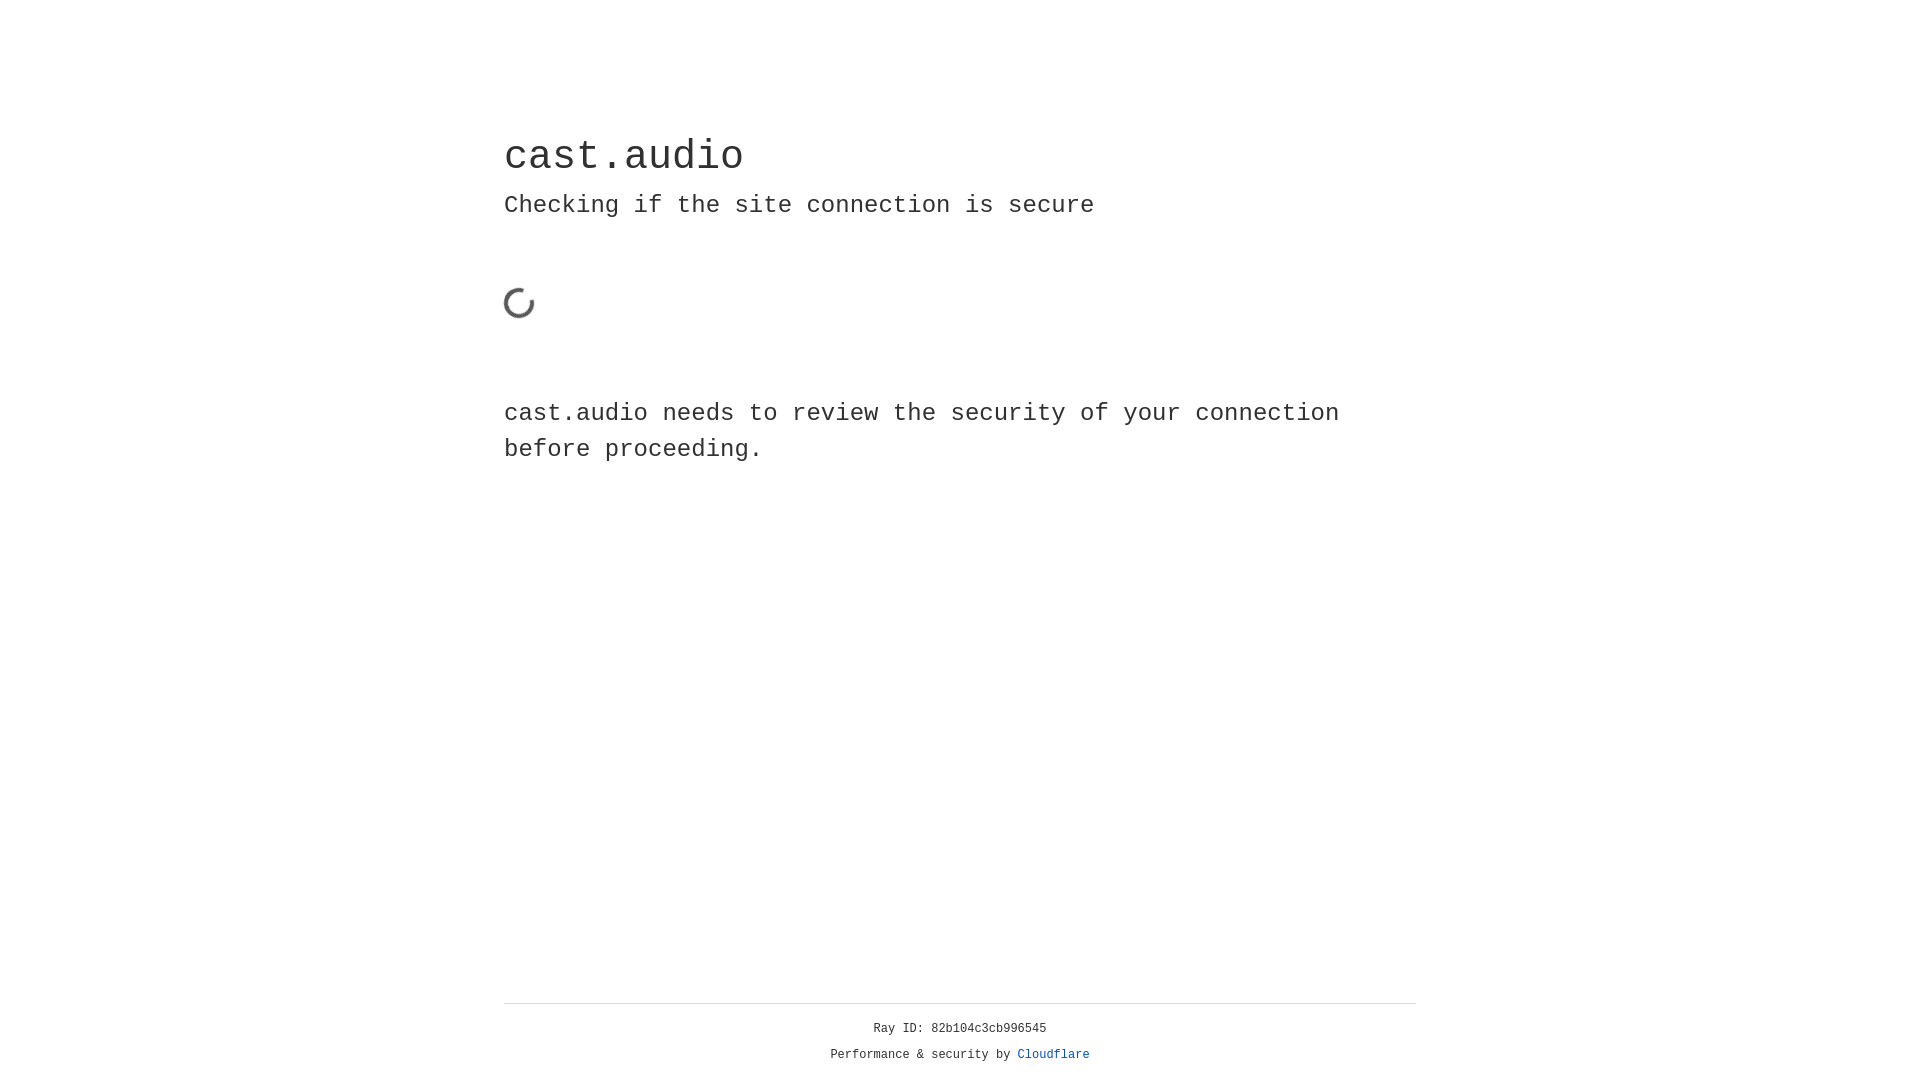  I want to click on 'Cloudflare', so click(1017, 1054).